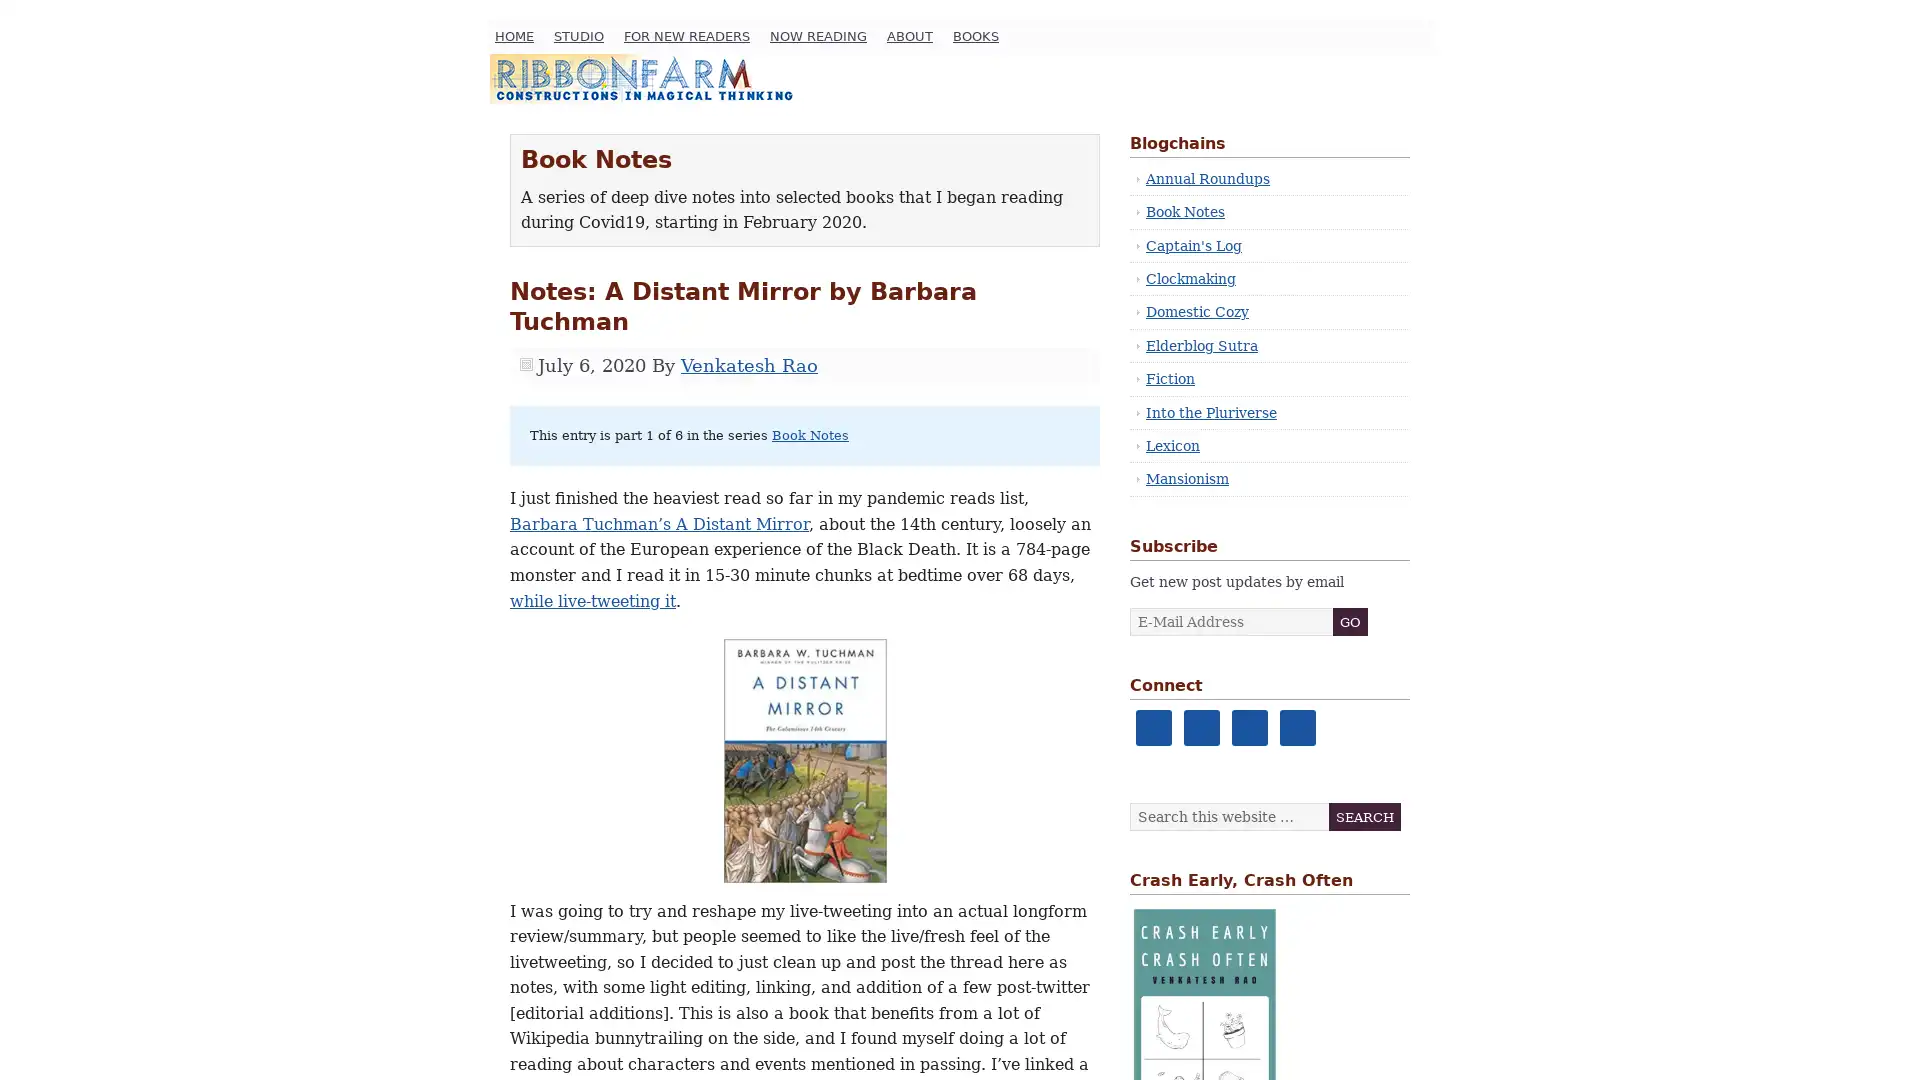 This screenshot has height=1080, width=1920. Describe the element at coordinates (1350, 620) in the screenshot. I see `Go` at that location.